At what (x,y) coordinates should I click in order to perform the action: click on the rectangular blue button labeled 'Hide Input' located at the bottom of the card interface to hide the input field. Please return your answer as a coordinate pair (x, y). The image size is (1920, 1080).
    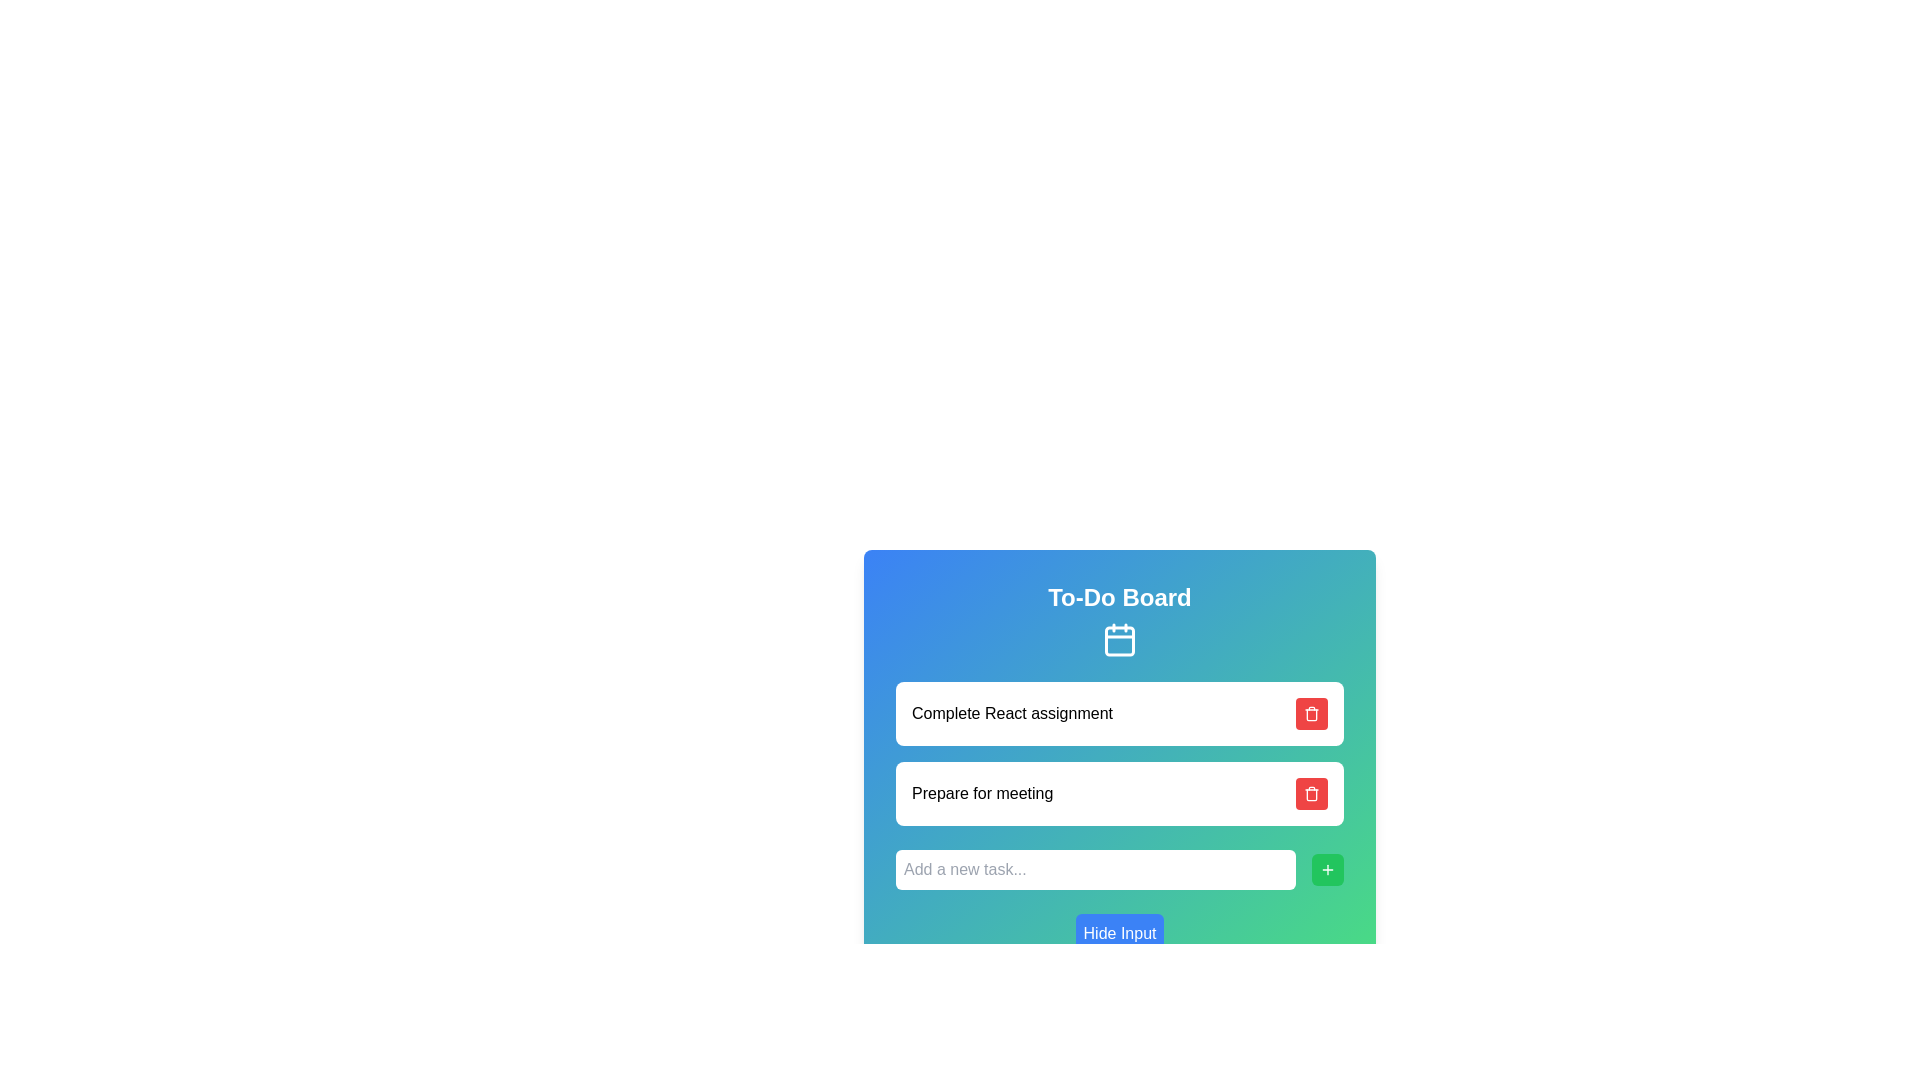
    Looking at the image, I should click on (1118, 933).